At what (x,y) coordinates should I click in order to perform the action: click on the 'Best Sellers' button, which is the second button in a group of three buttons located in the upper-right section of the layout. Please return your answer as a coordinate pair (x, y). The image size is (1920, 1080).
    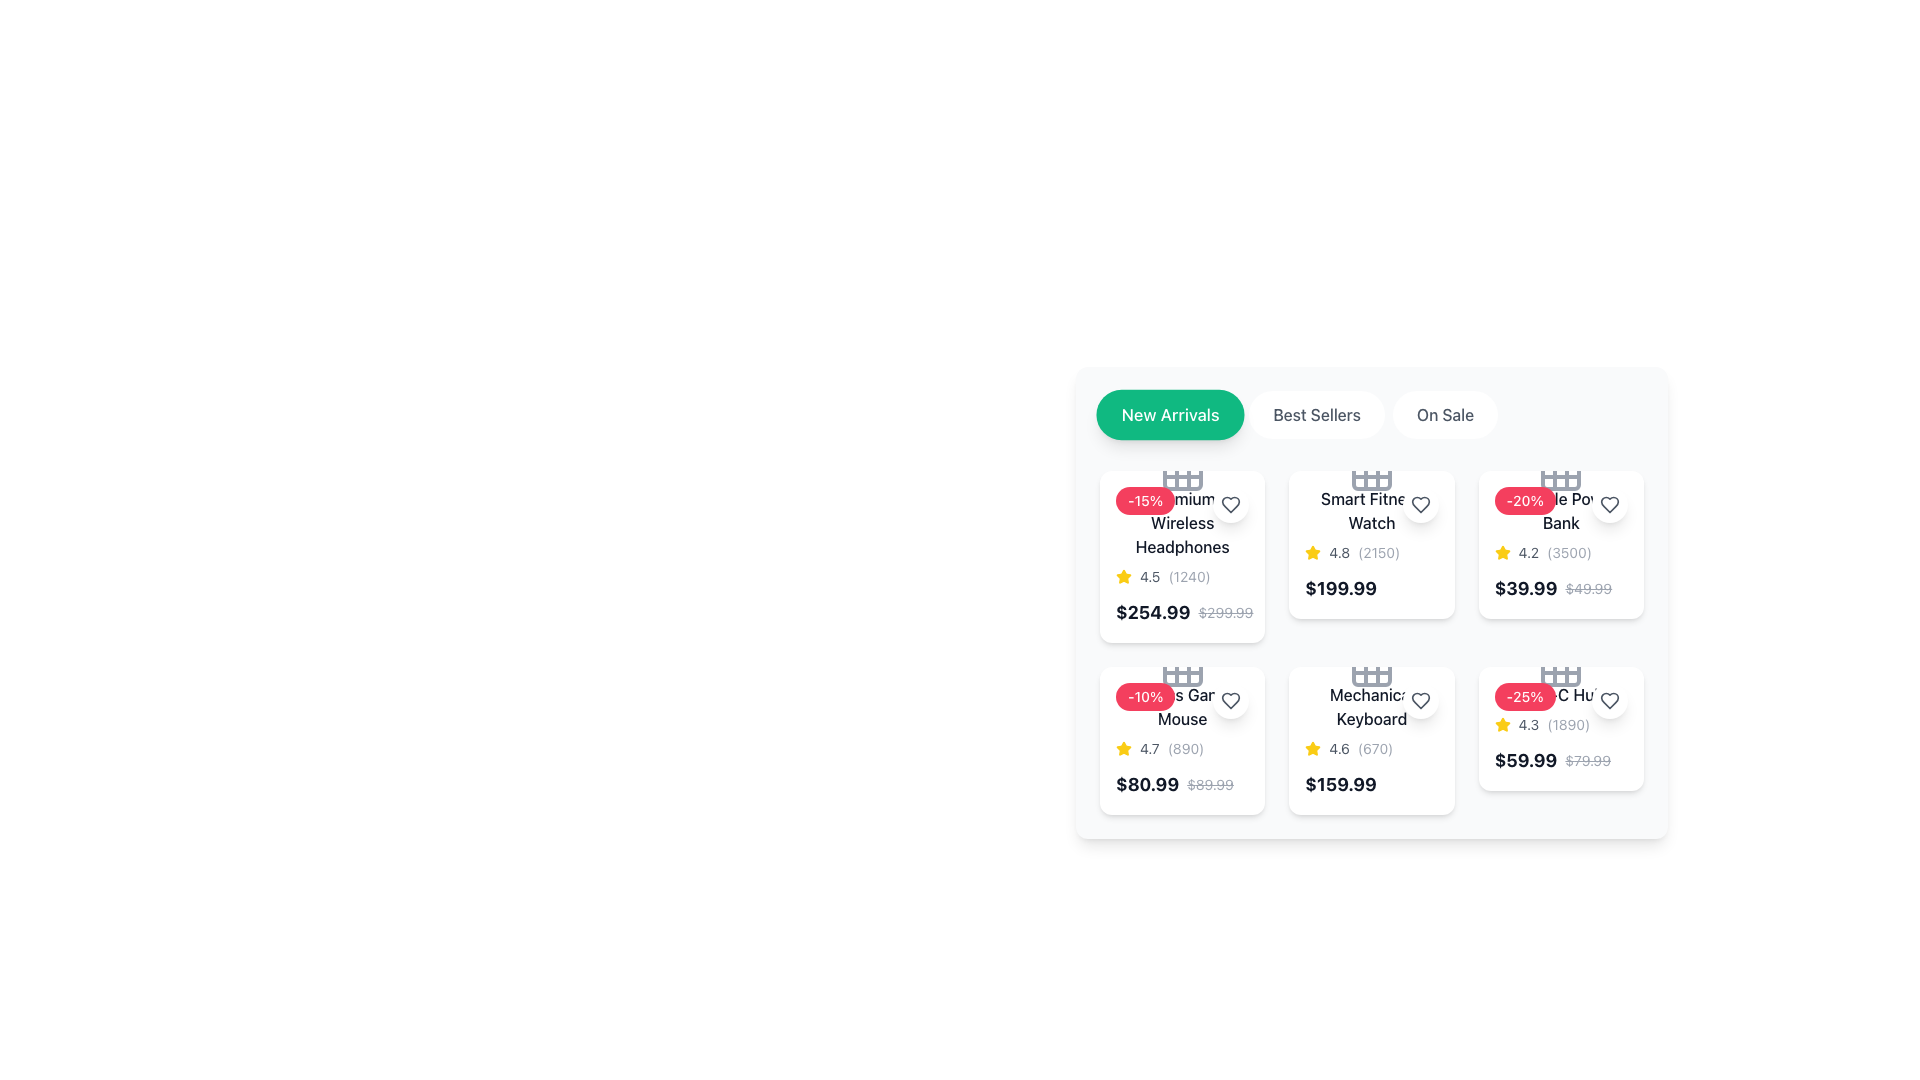
    Looking at the image, I should click on (1317, 414).